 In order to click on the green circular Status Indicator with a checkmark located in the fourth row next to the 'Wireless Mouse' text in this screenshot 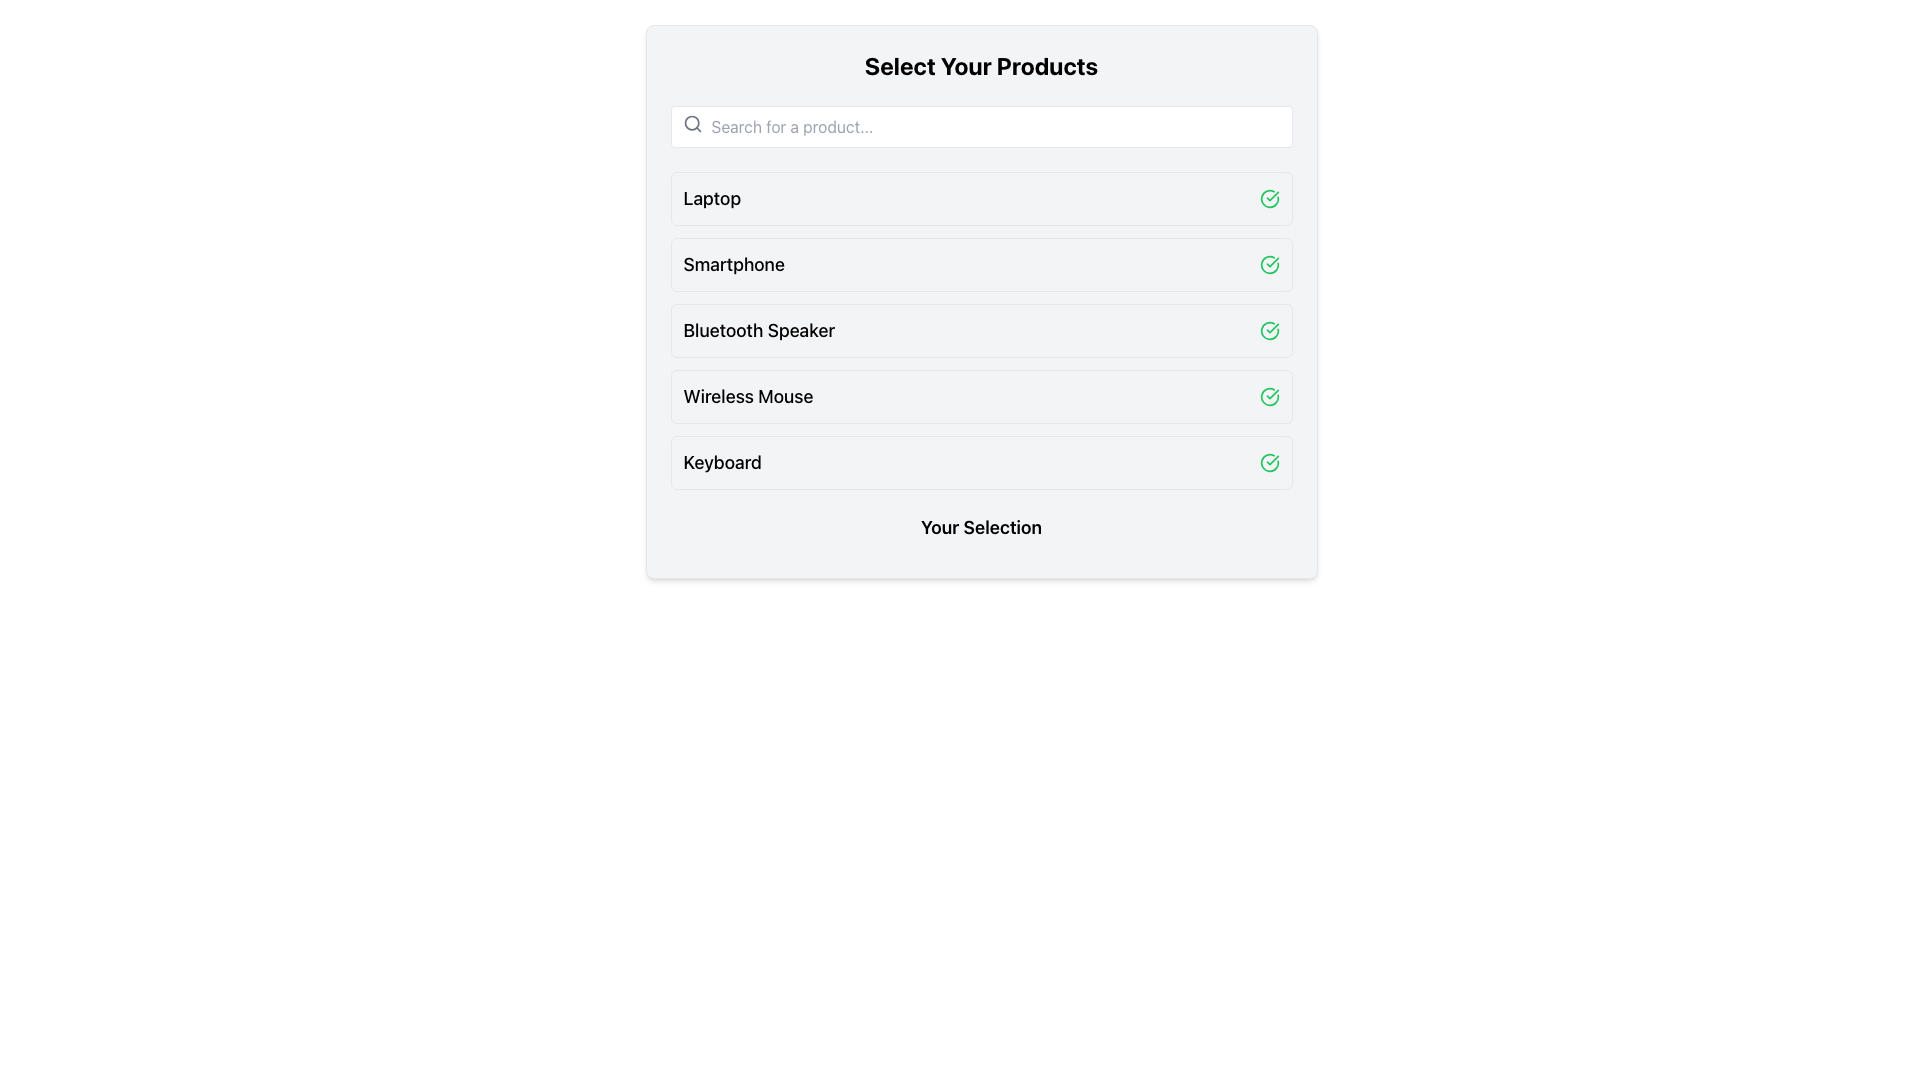, I will do `click(1268, 397)`.